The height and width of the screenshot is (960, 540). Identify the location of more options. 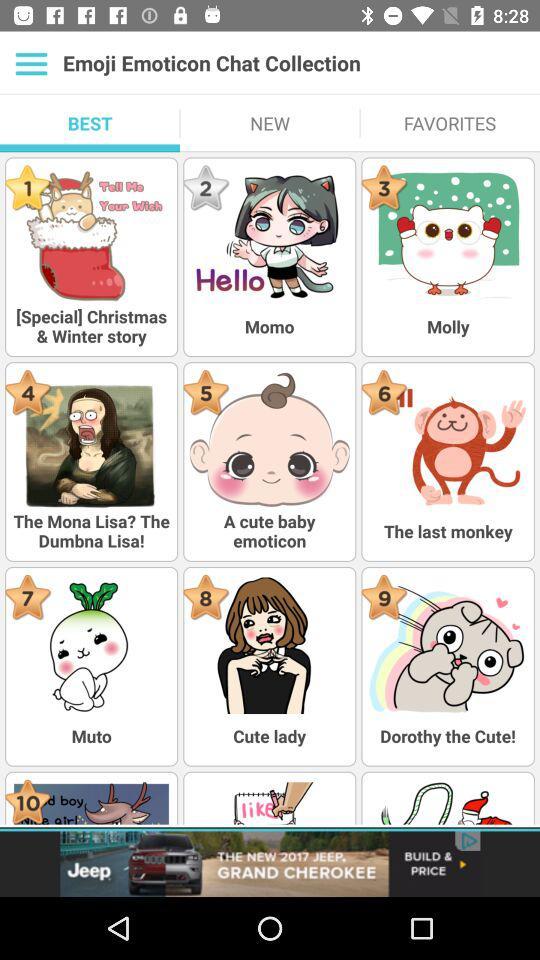
(30, 63).